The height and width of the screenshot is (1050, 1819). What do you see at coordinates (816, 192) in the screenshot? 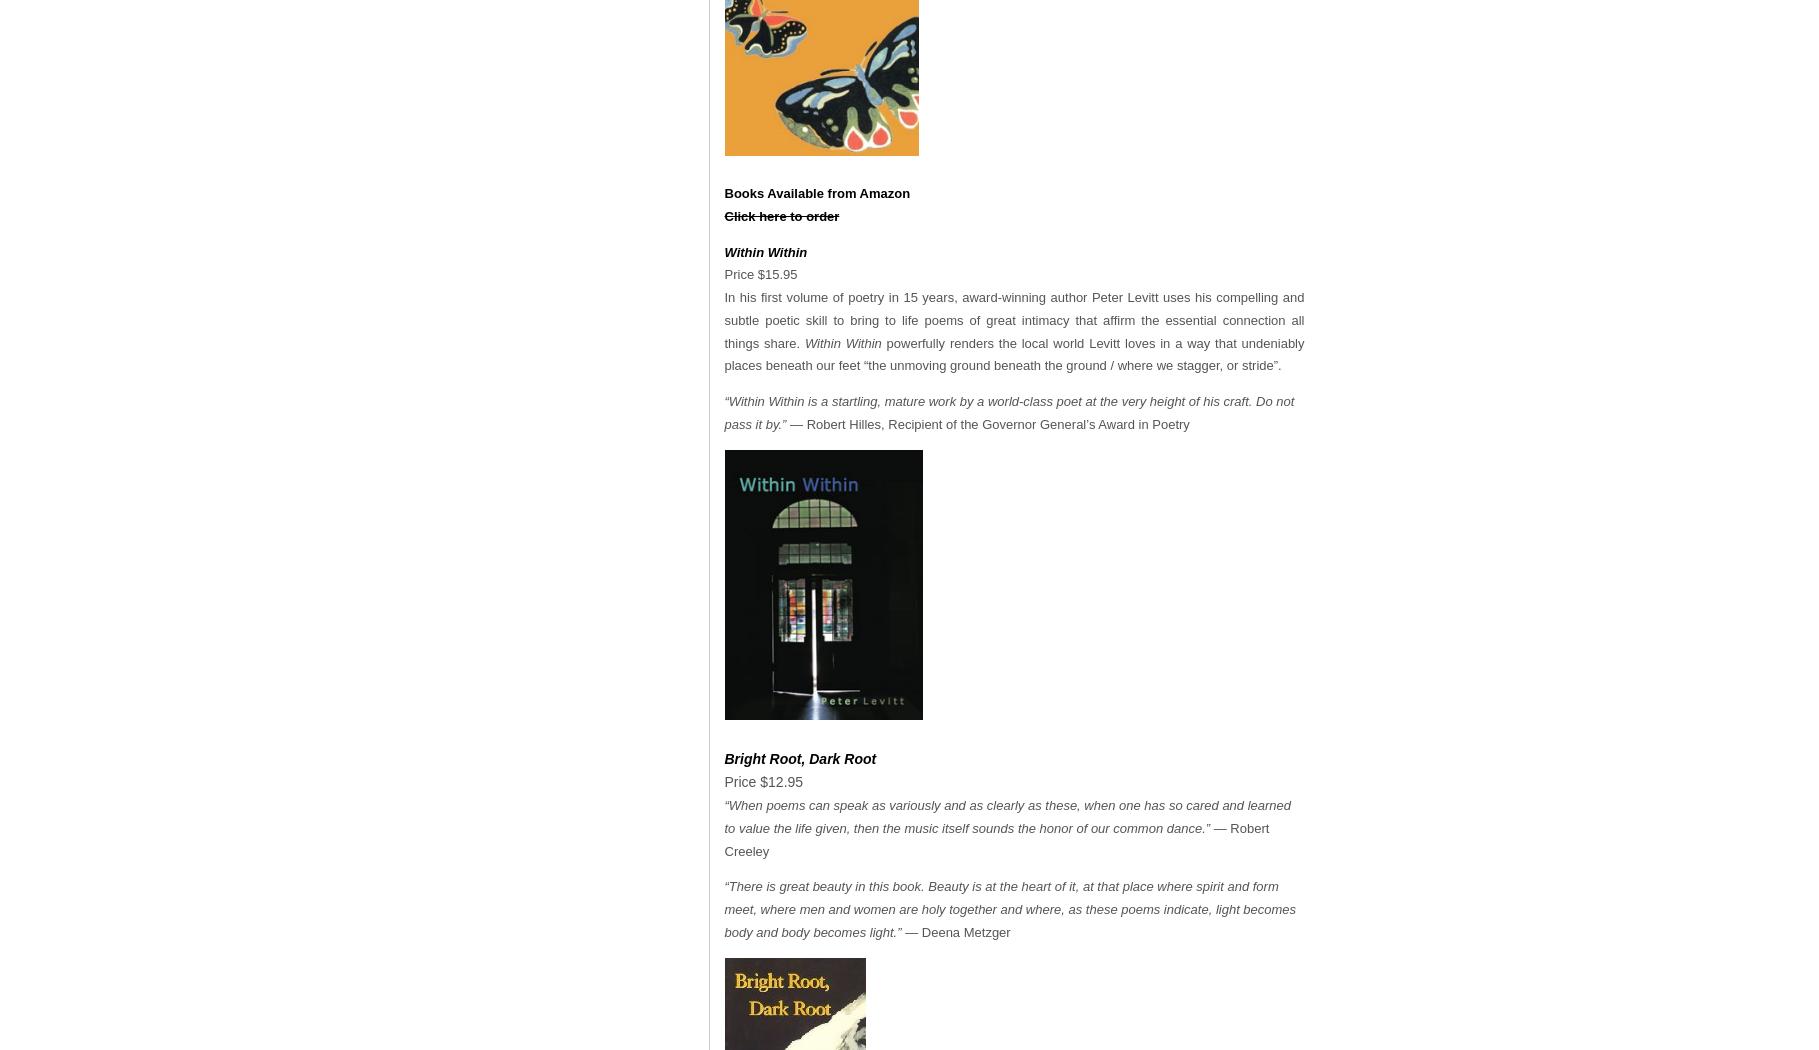
I see `'Books Available from Amazon'` at bounding box center [816, 192].